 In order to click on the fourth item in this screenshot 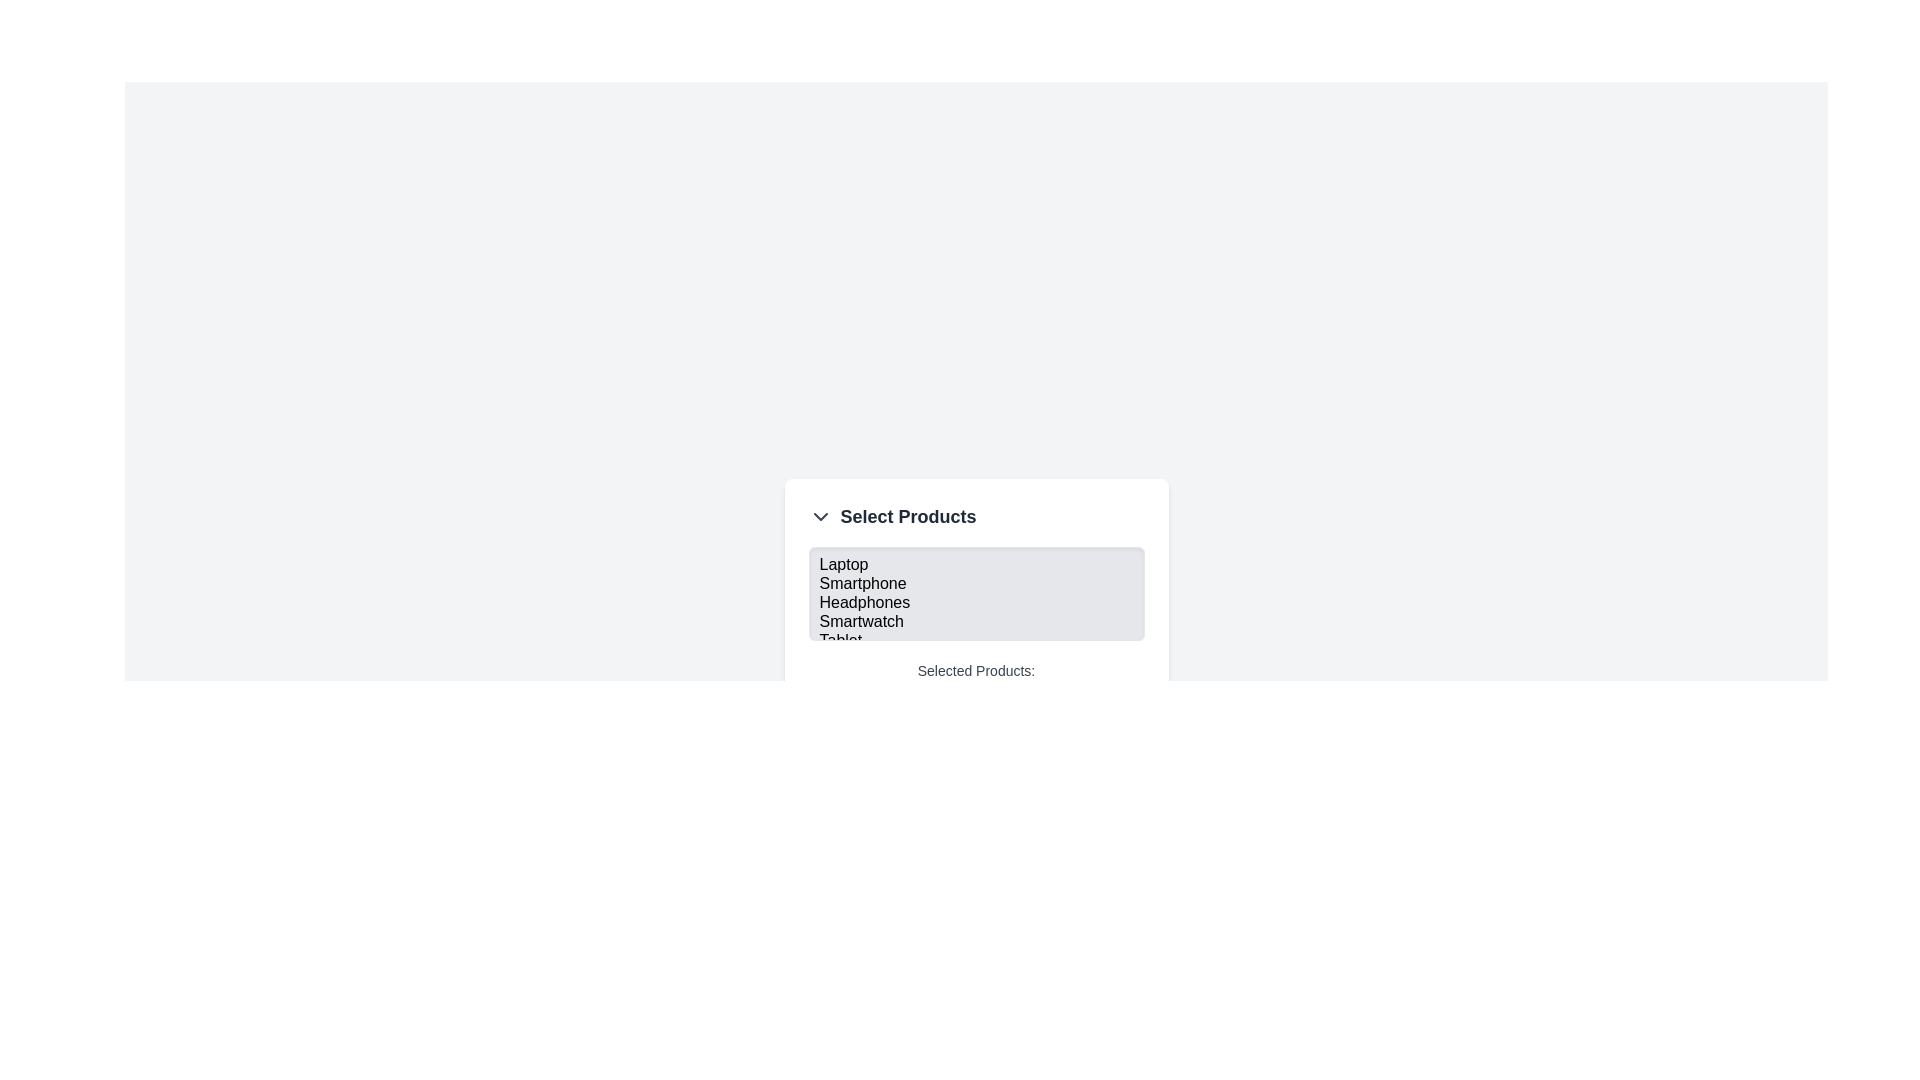, I will do `click(976, 621)`.